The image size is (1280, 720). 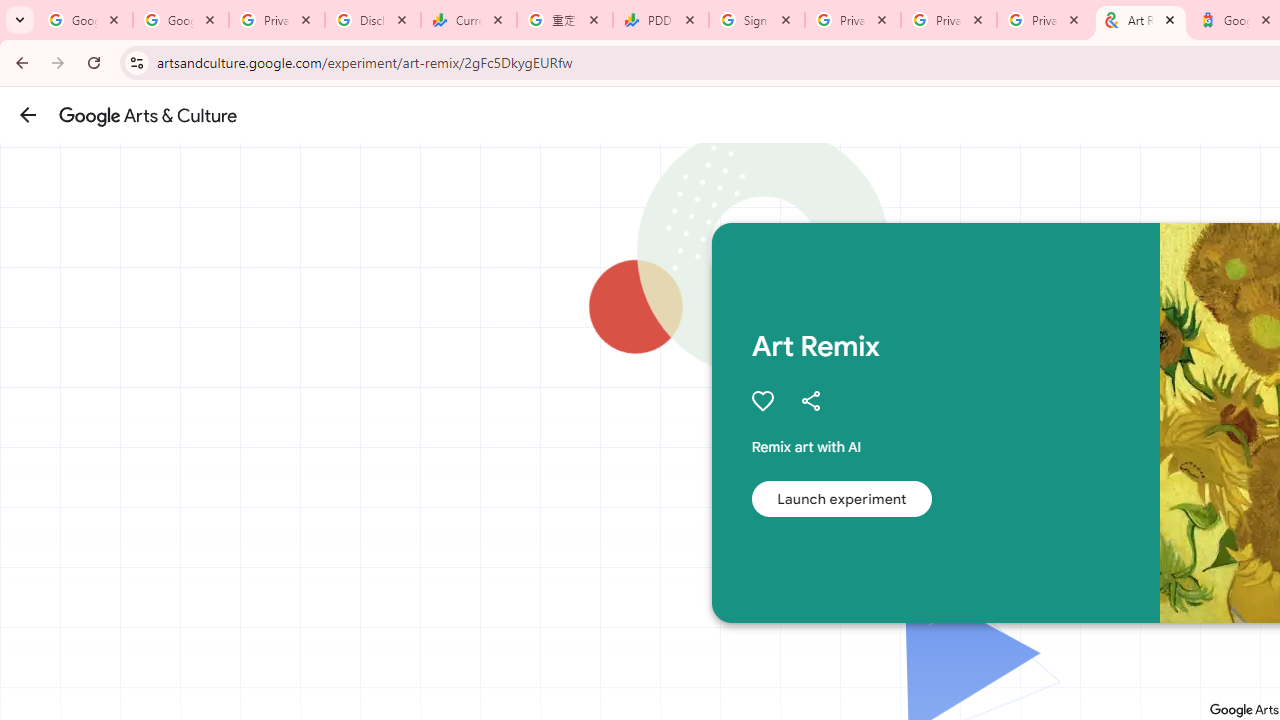 I want to click on 'PDD Holdings Inc - ADR (PDD) Price & News - Google Finance', so click(x=661, y=20).